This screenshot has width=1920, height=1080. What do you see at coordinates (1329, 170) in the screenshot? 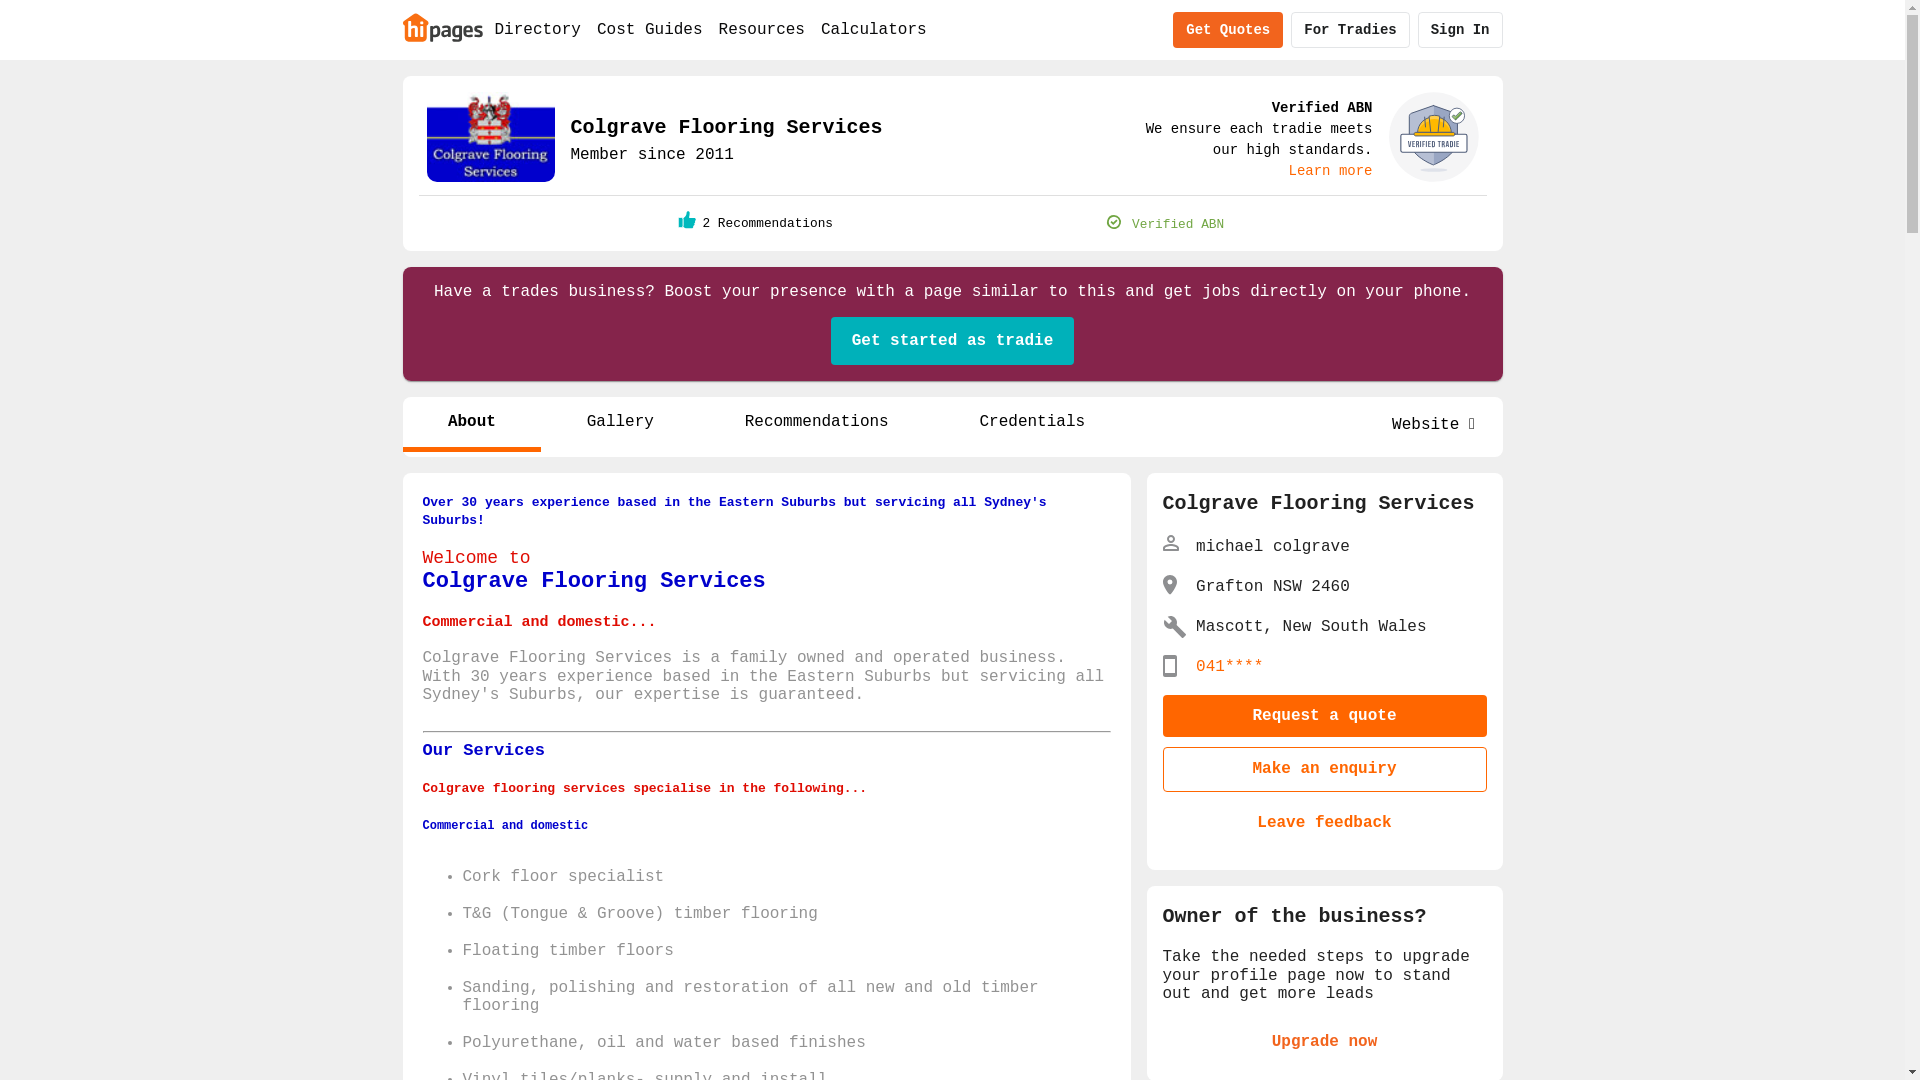
I see `'Learn more'` at bounding box center [1329, 170].